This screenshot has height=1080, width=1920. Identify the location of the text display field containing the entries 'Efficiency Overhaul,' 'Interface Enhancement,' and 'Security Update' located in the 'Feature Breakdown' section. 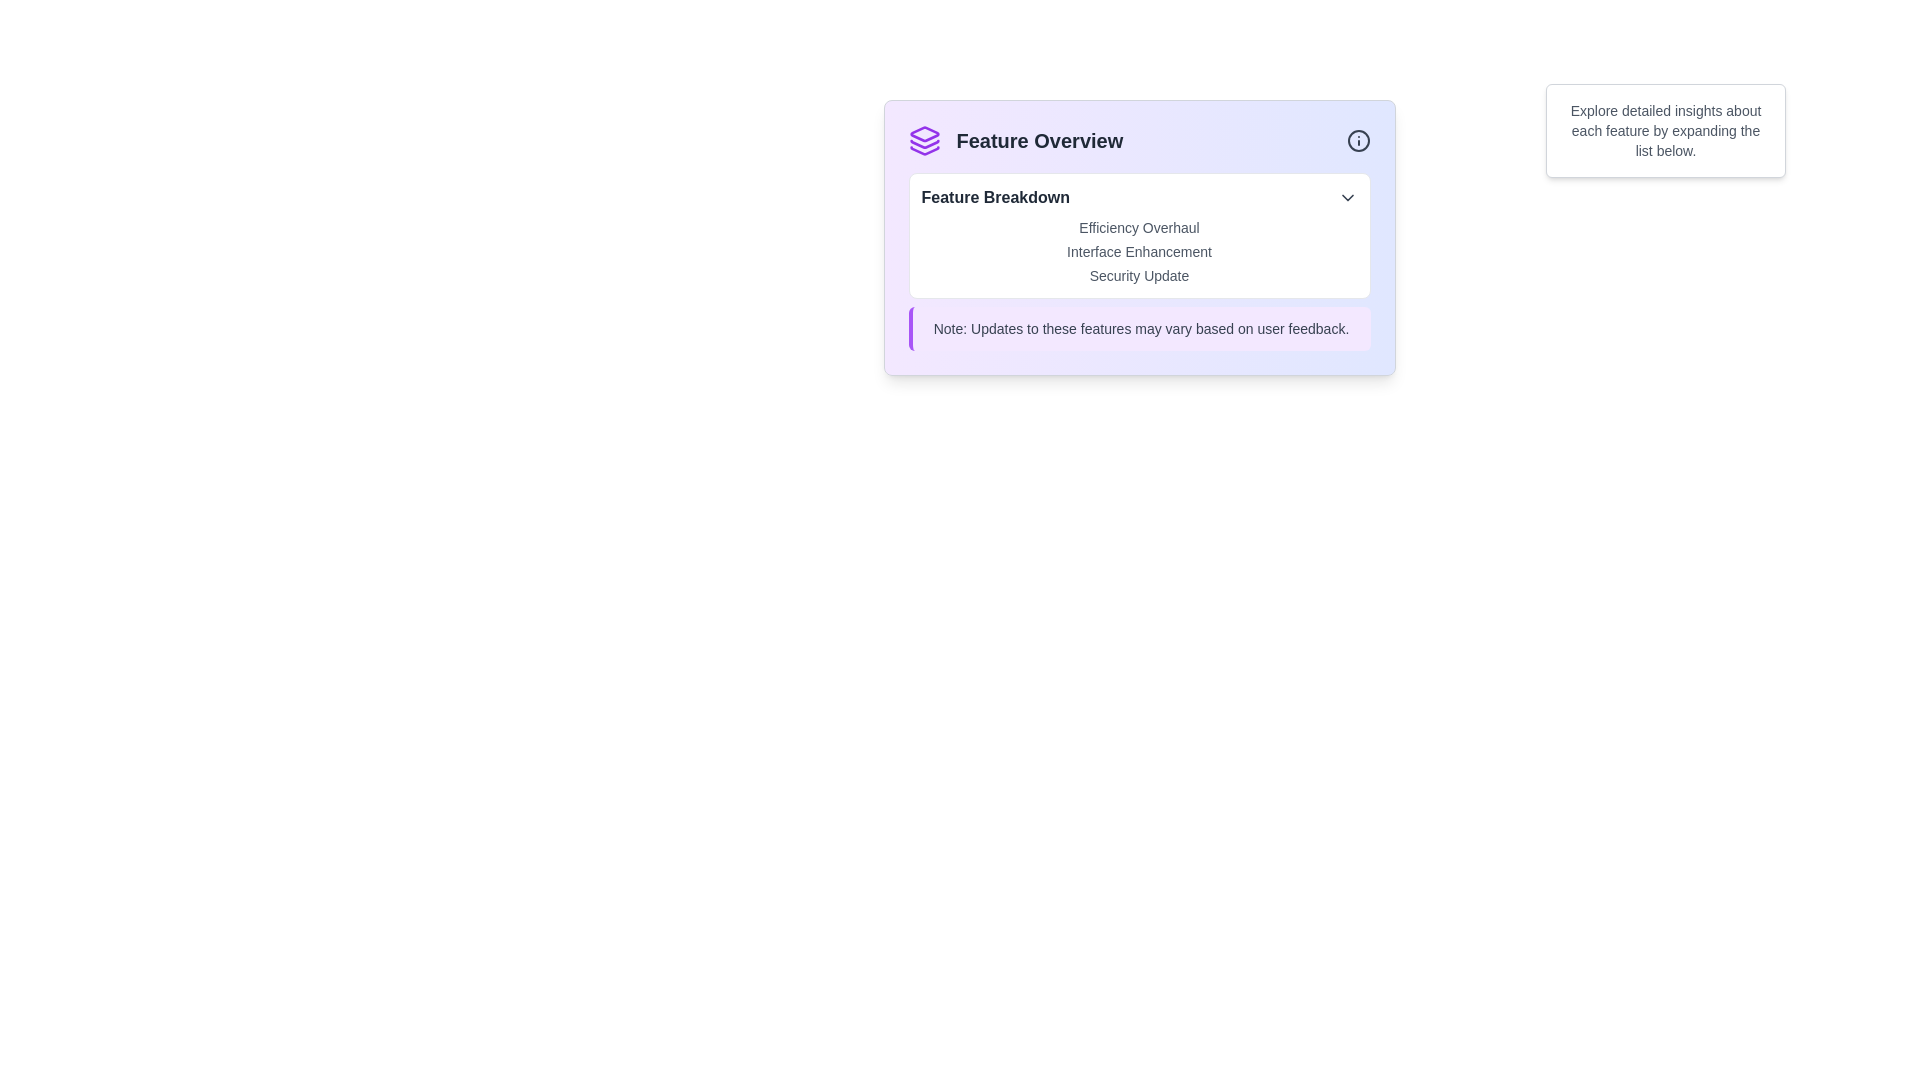
(1139, 250).